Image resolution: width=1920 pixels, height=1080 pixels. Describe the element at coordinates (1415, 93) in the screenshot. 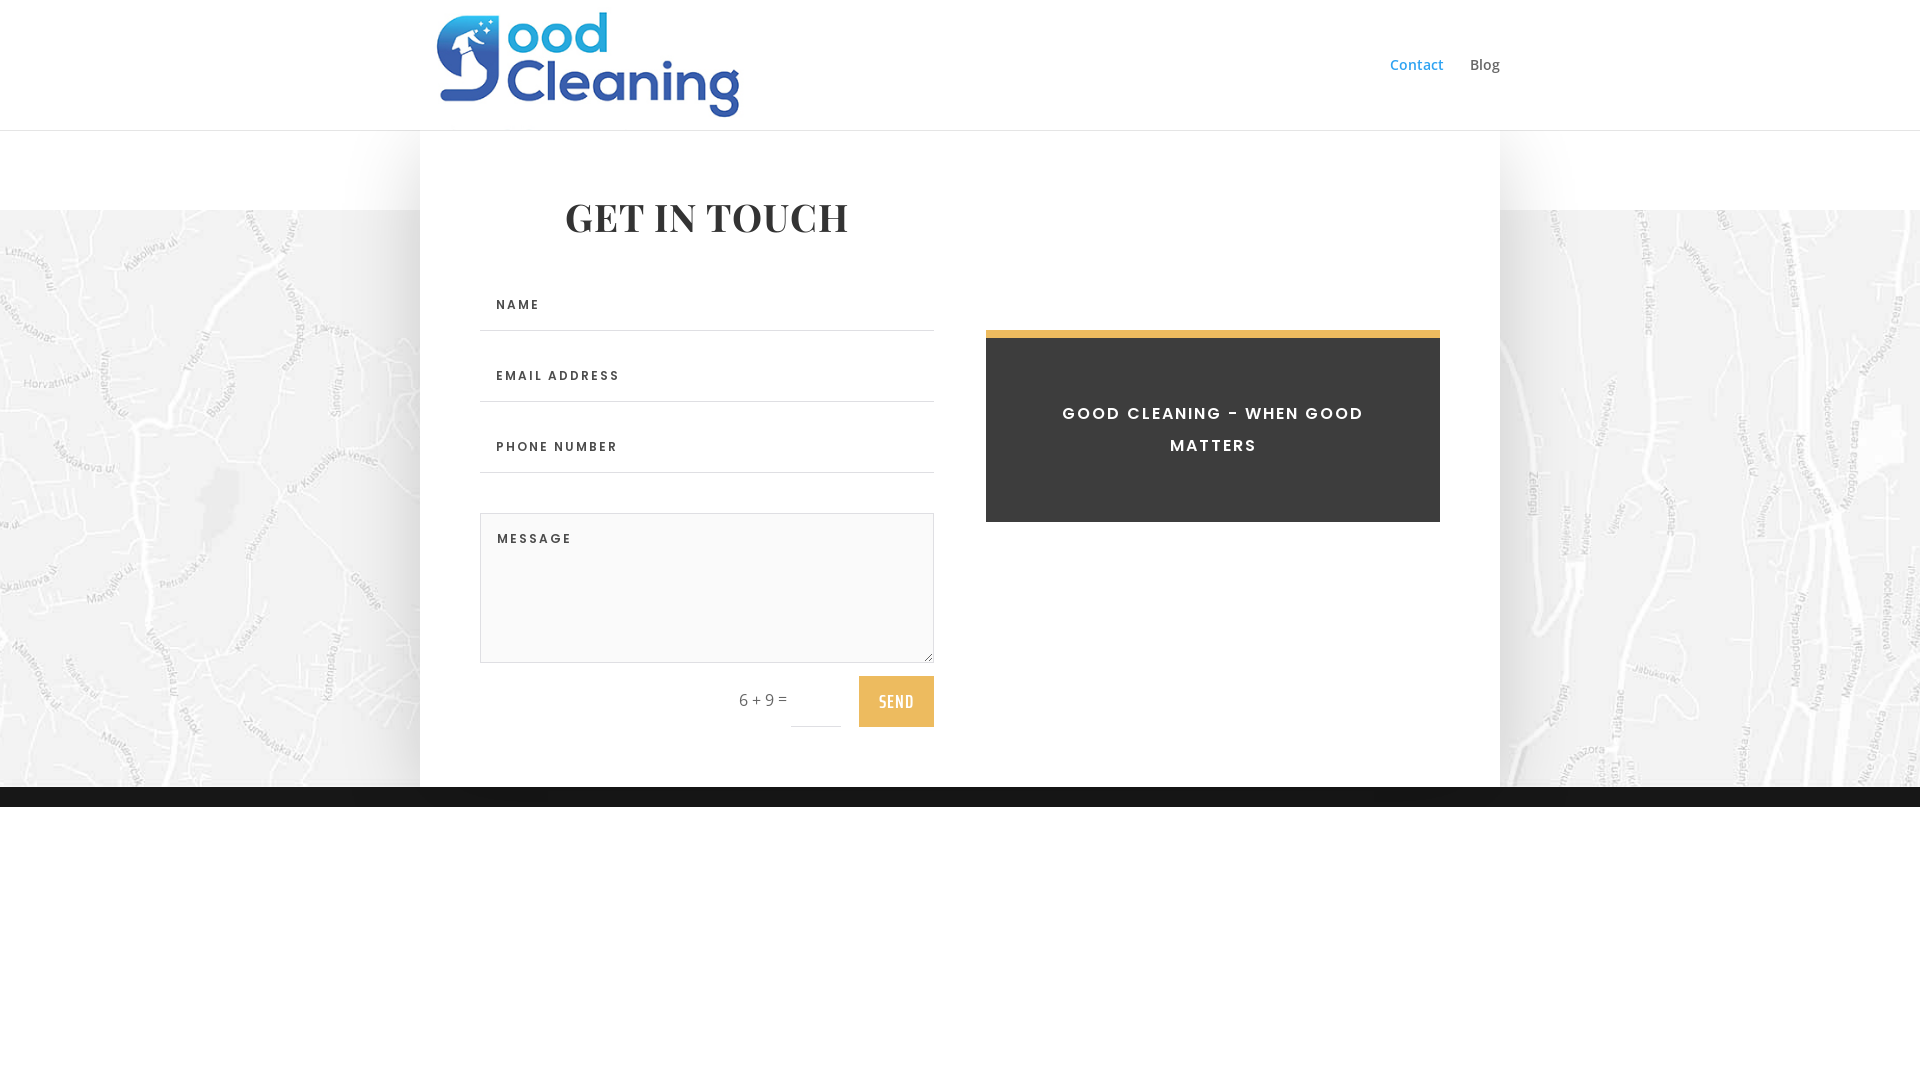

I see `'Contact'` at that location.